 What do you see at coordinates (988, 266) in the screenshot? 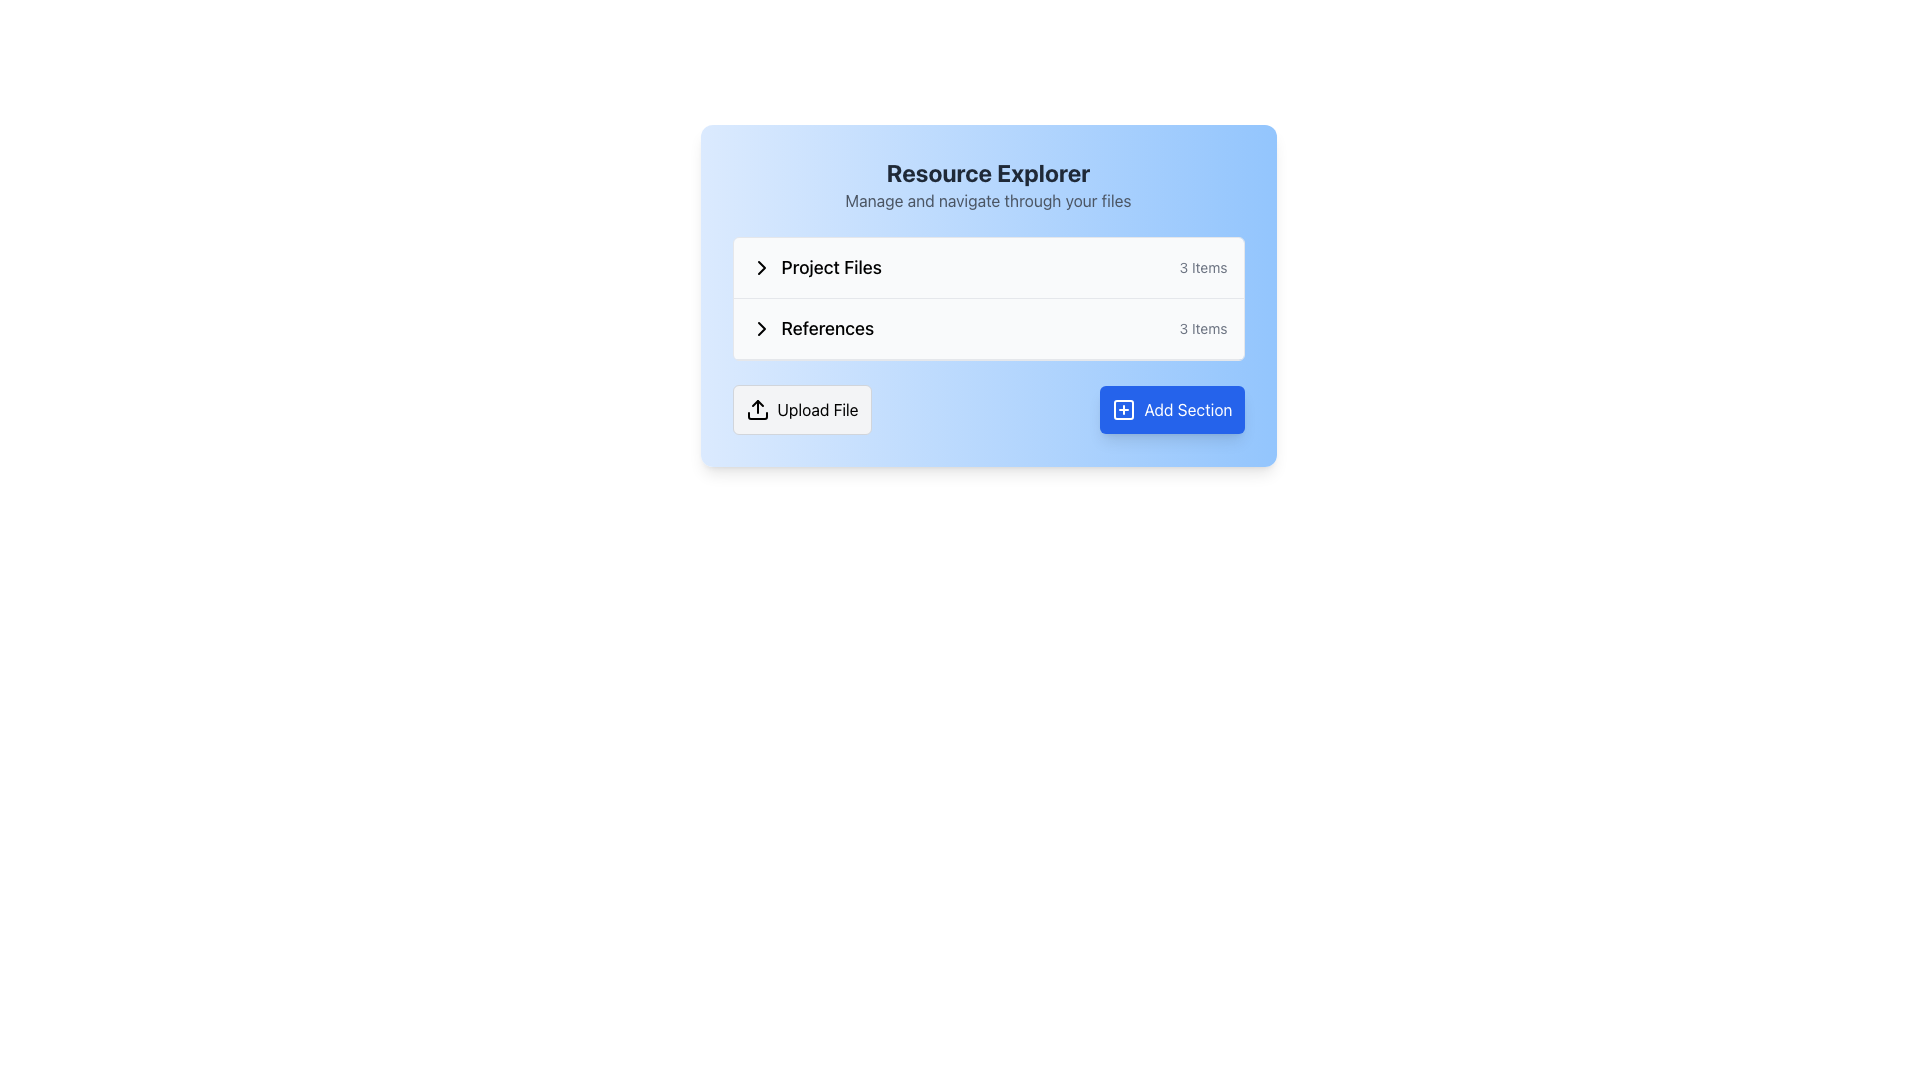
I see `the interactive menu item labeled 'Project Files'` at bounding box center [988, 266].